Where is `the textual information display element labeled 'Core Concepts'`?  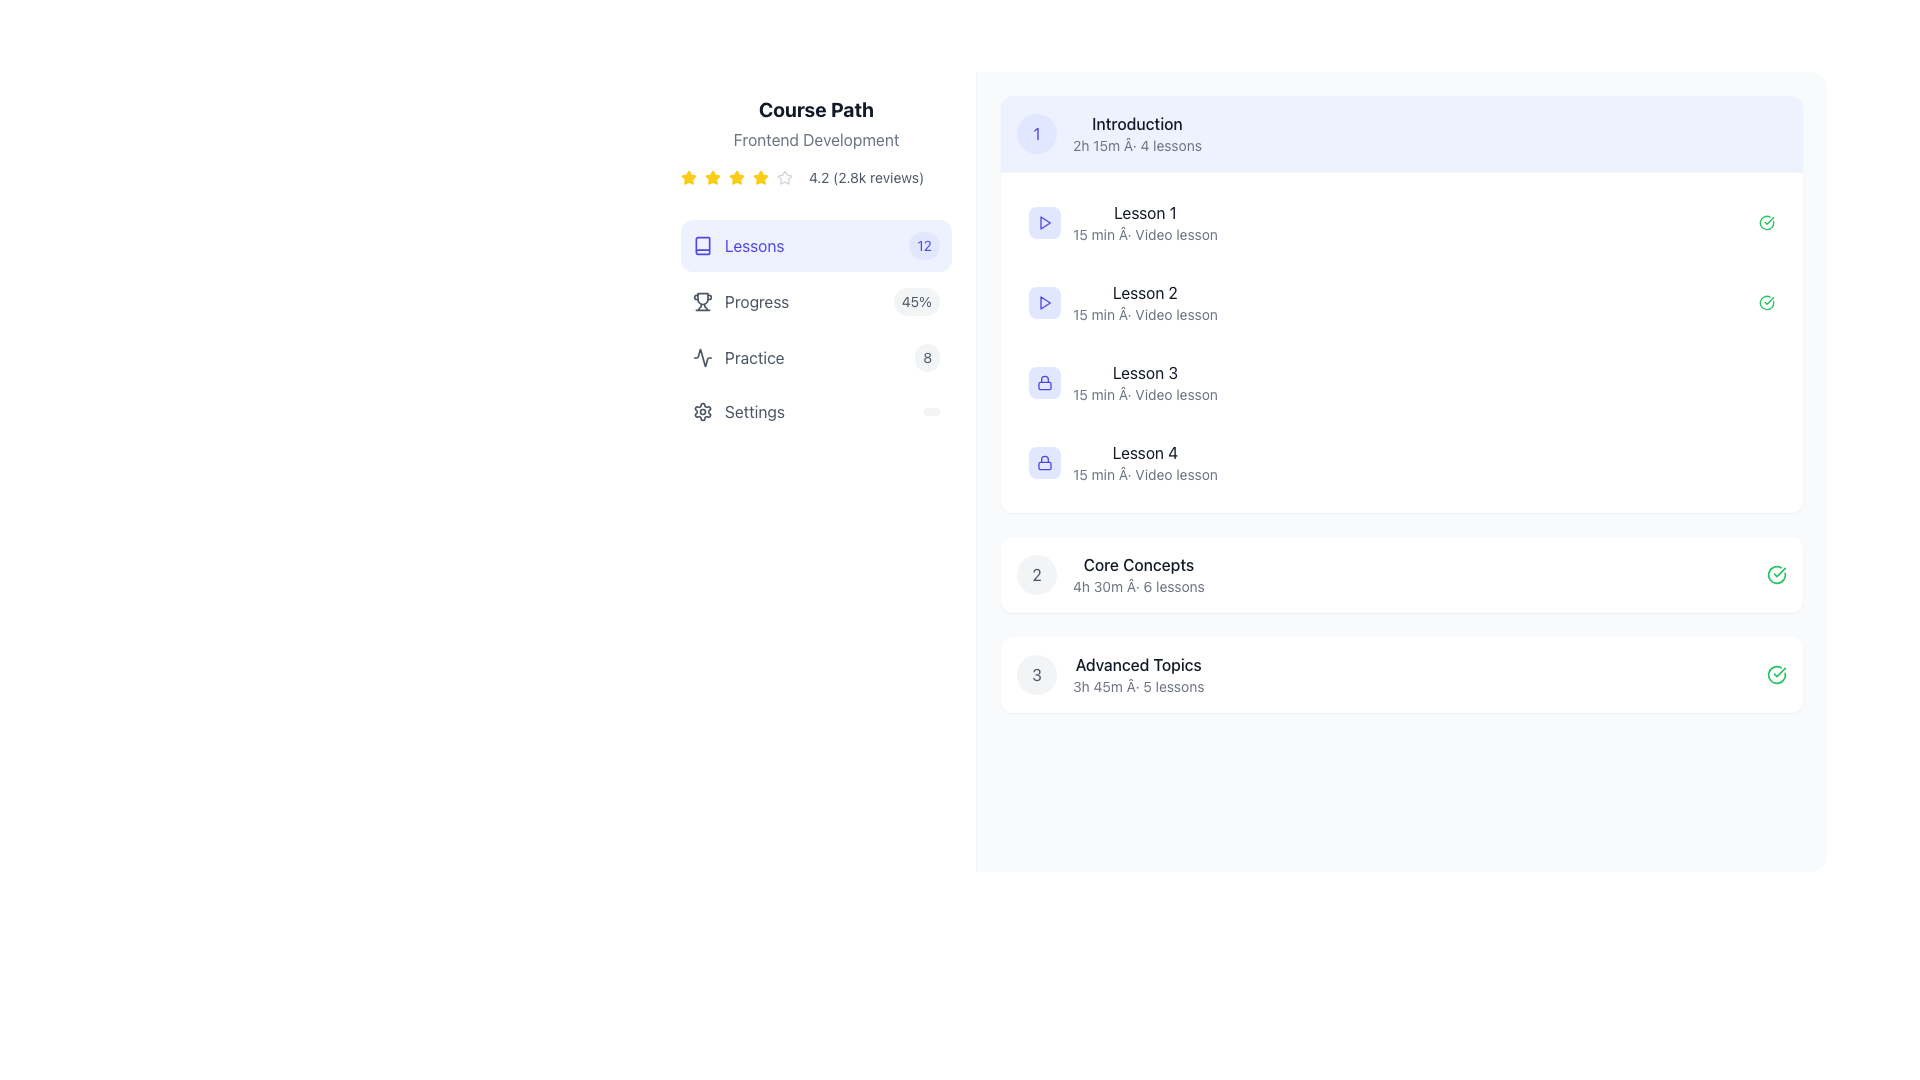 the textual information display element labeled 'Core Concepts' is located at coordinates (1138, 574).